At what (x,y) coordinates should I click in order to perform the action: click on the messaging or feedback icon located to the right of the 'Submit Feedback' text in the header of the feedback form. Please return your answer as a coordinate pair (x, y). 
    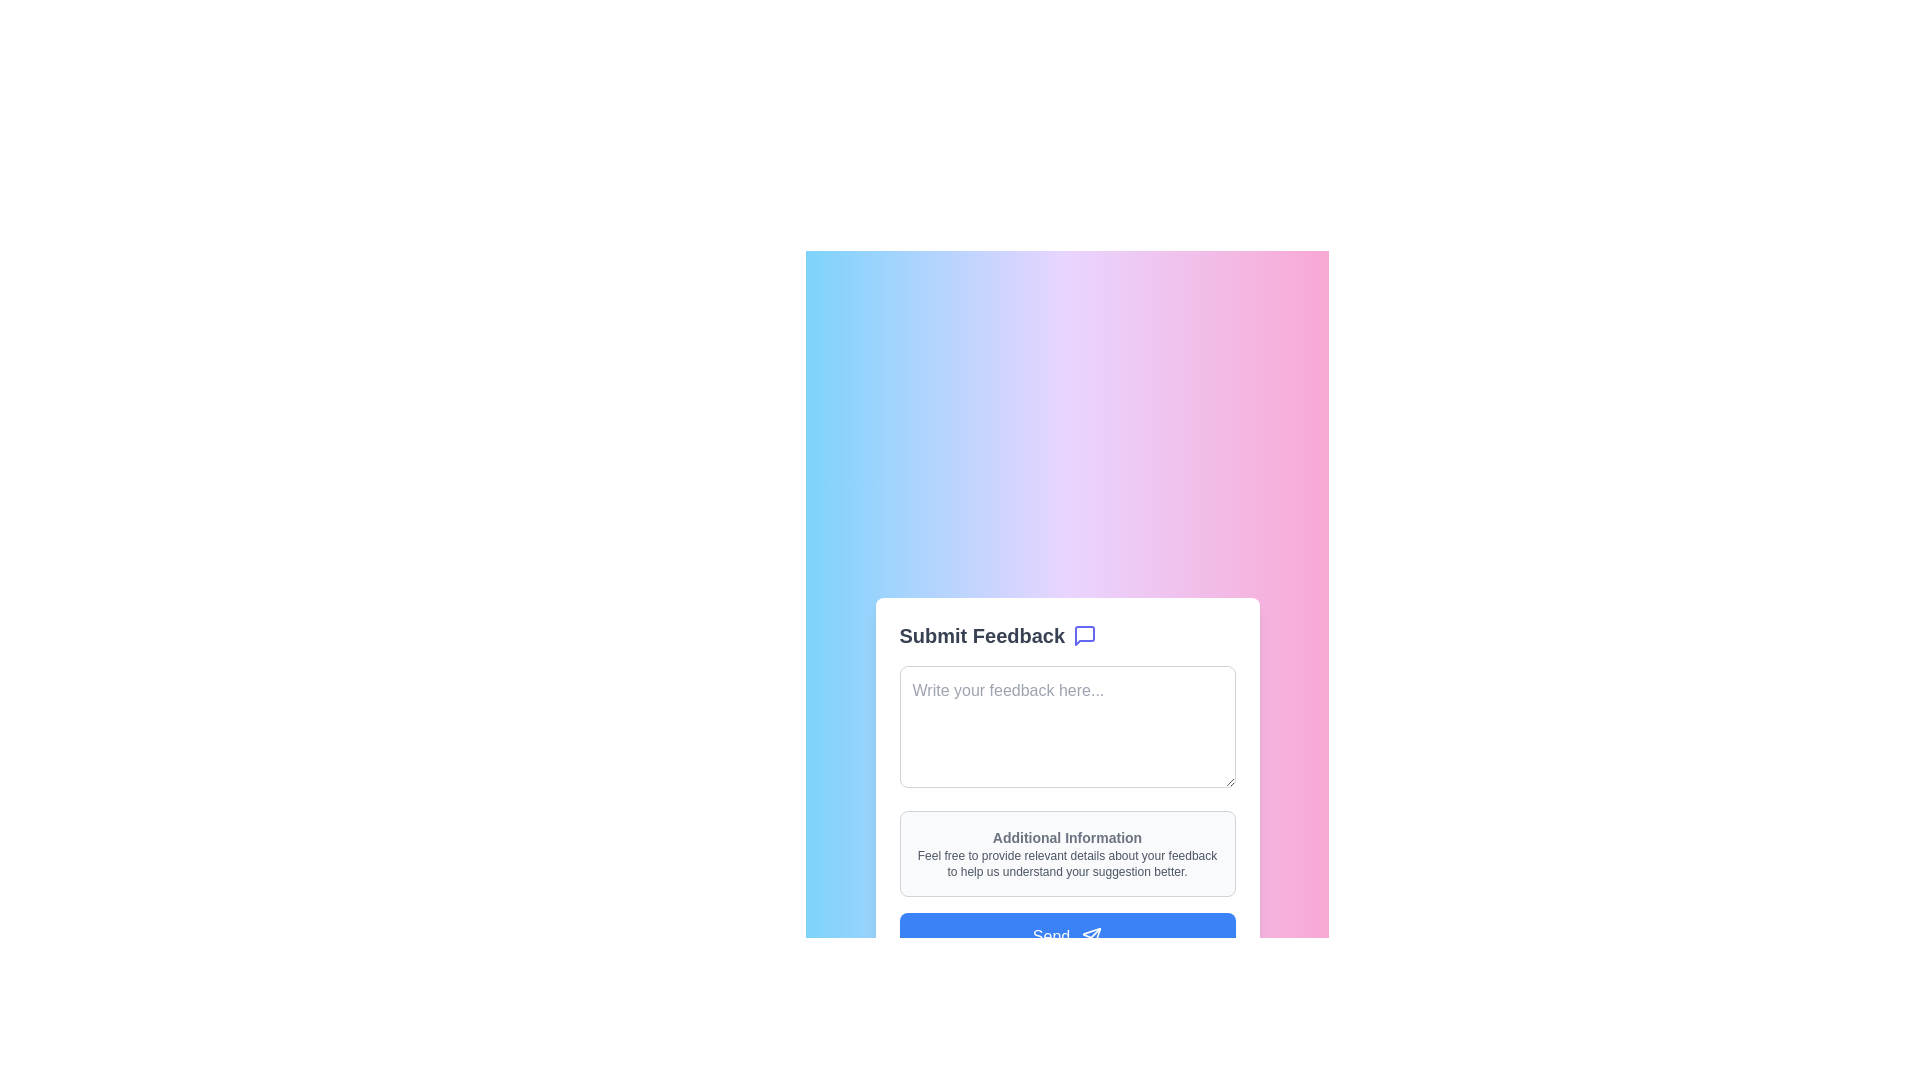
    Looking at the image, I should click on (1084, 635).